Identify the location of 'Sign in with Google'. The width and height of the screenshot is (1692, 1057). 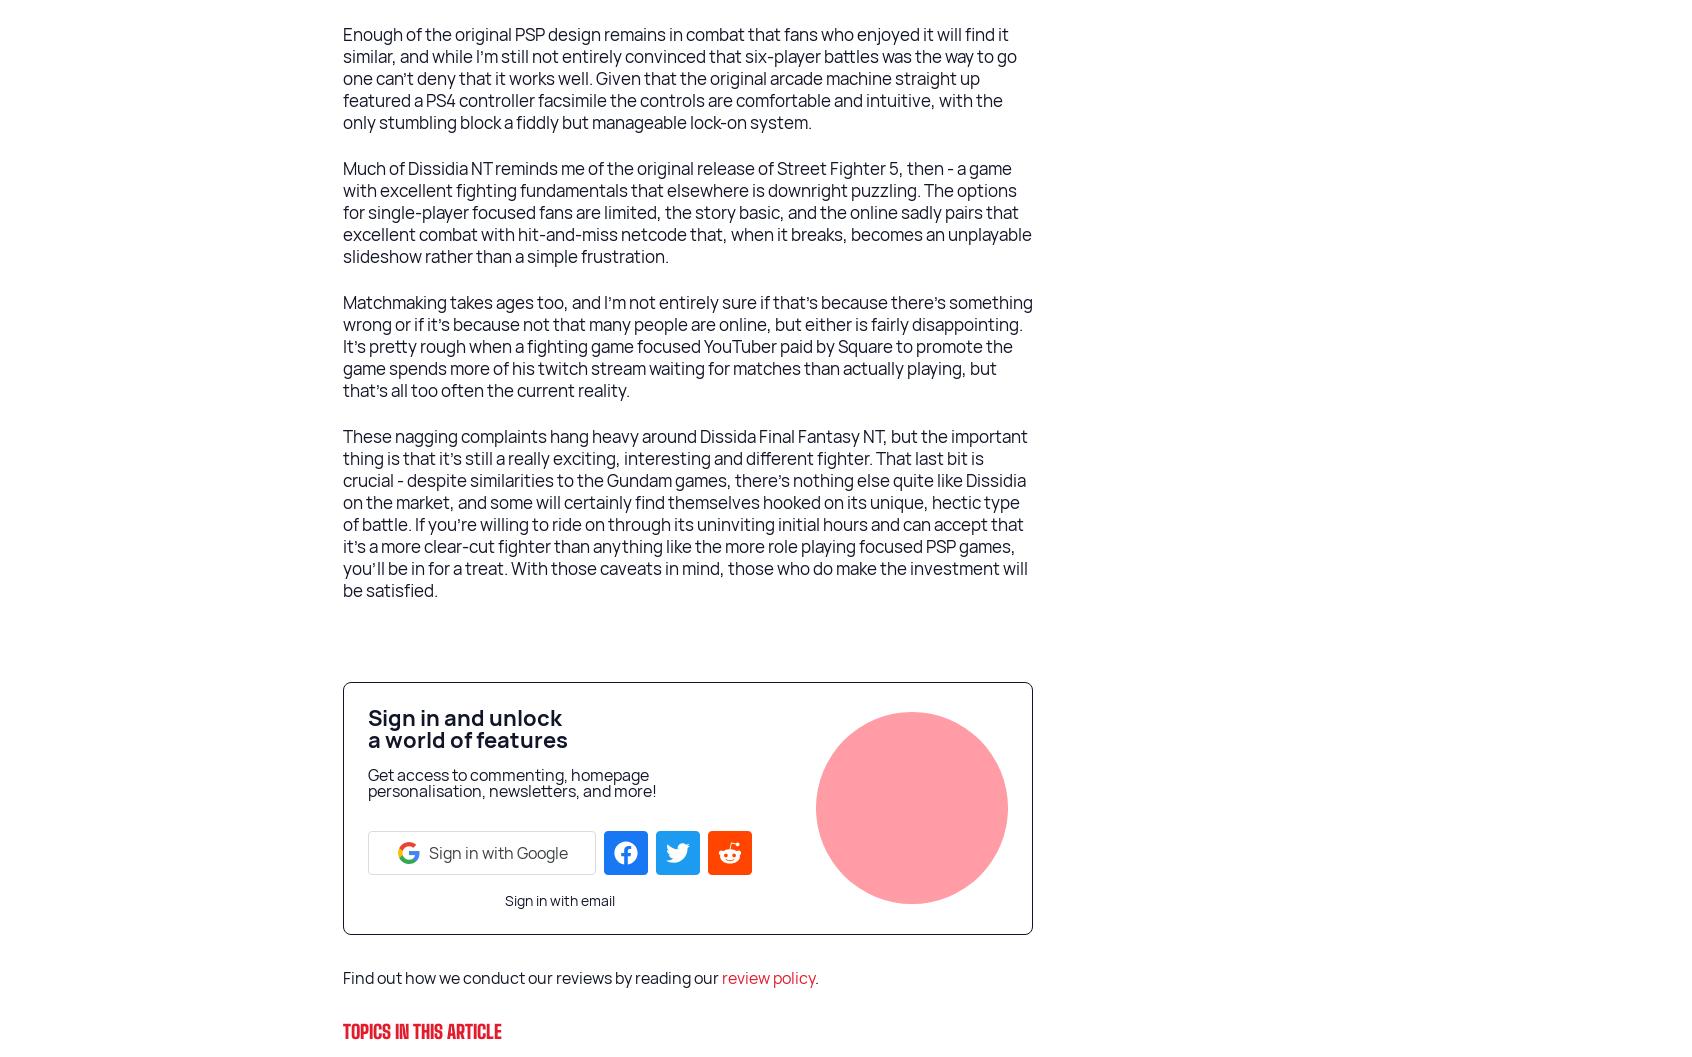
(497, 851).